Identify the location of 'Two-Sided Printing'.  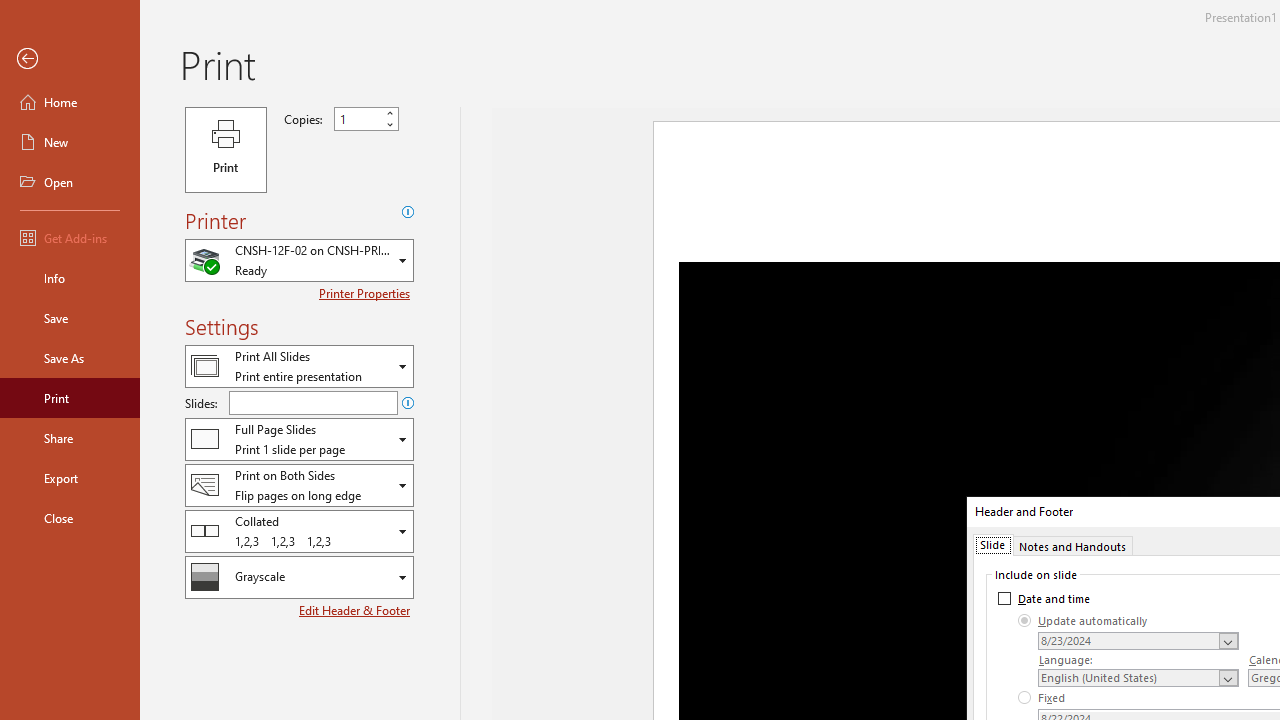
(298, 485).